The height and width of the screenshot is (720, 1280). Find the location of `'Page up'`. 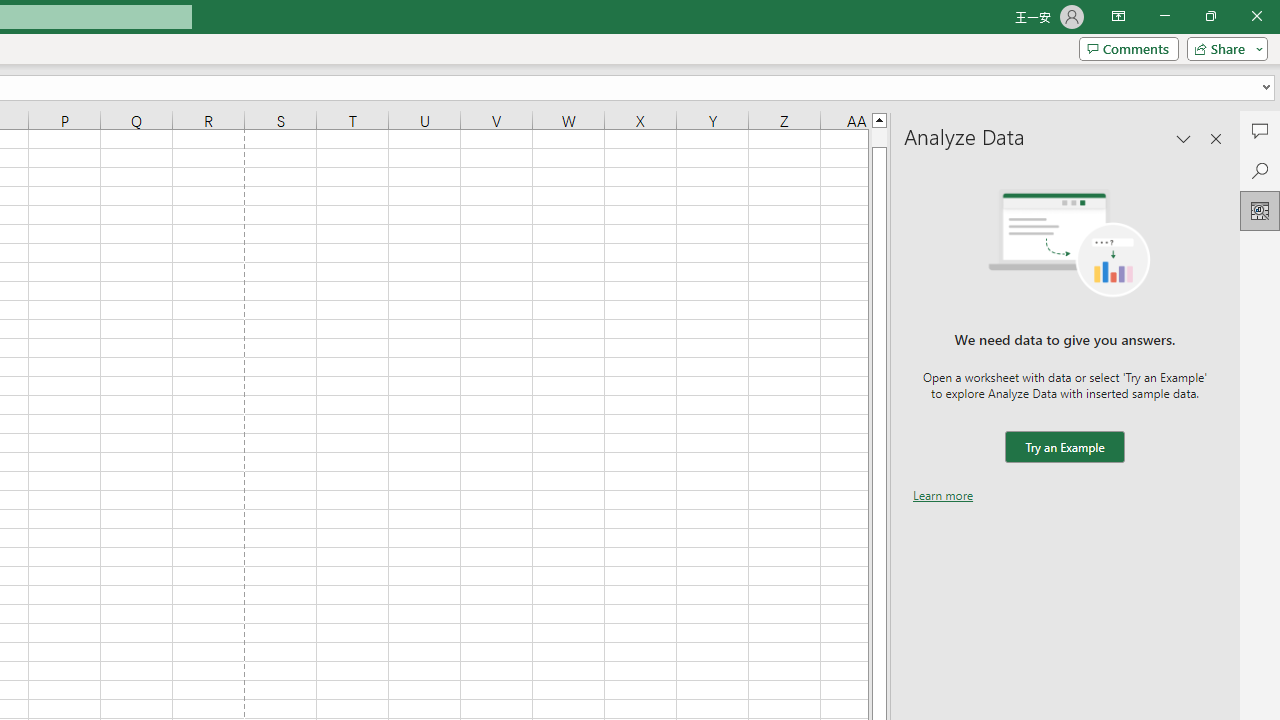

'Page up' is located at coordinates (879, 136).